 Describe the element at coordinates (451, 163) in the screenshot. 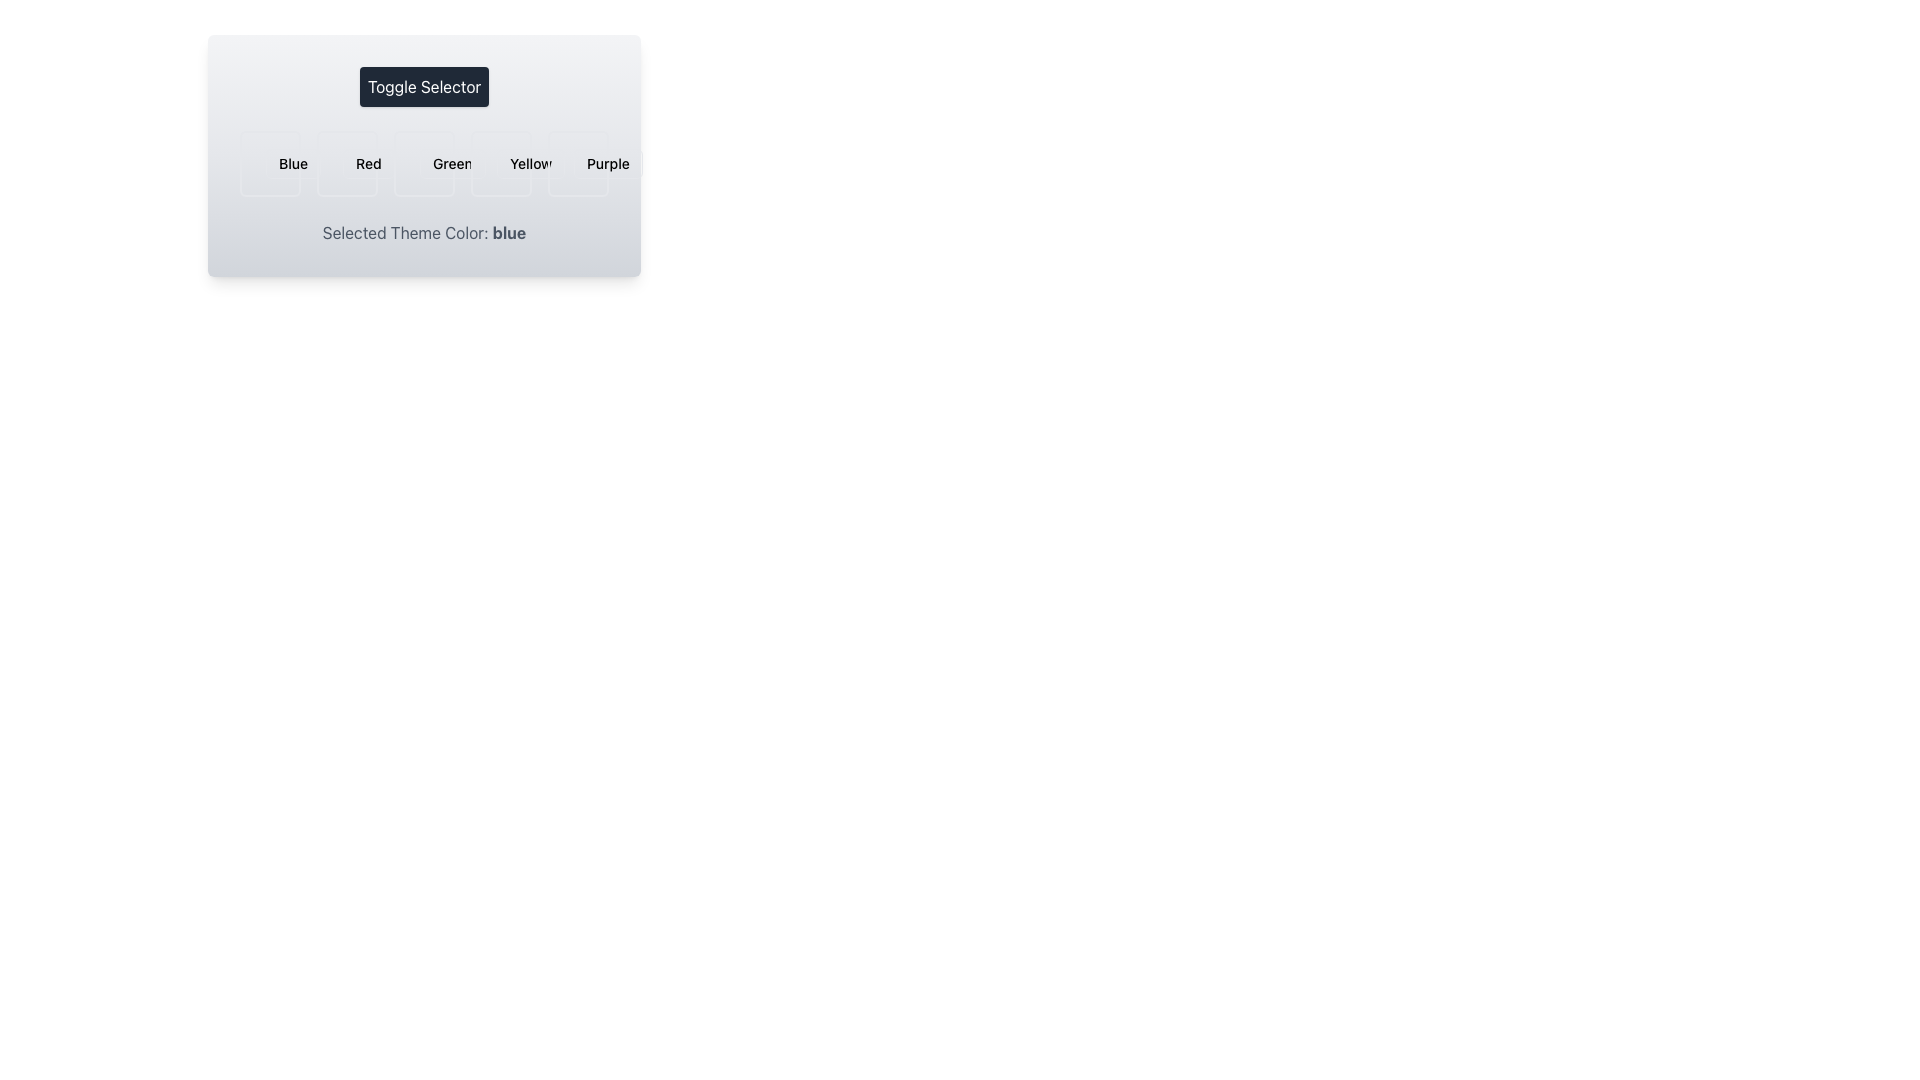

I see `the 'Green' button in the toggle selector` at that location.